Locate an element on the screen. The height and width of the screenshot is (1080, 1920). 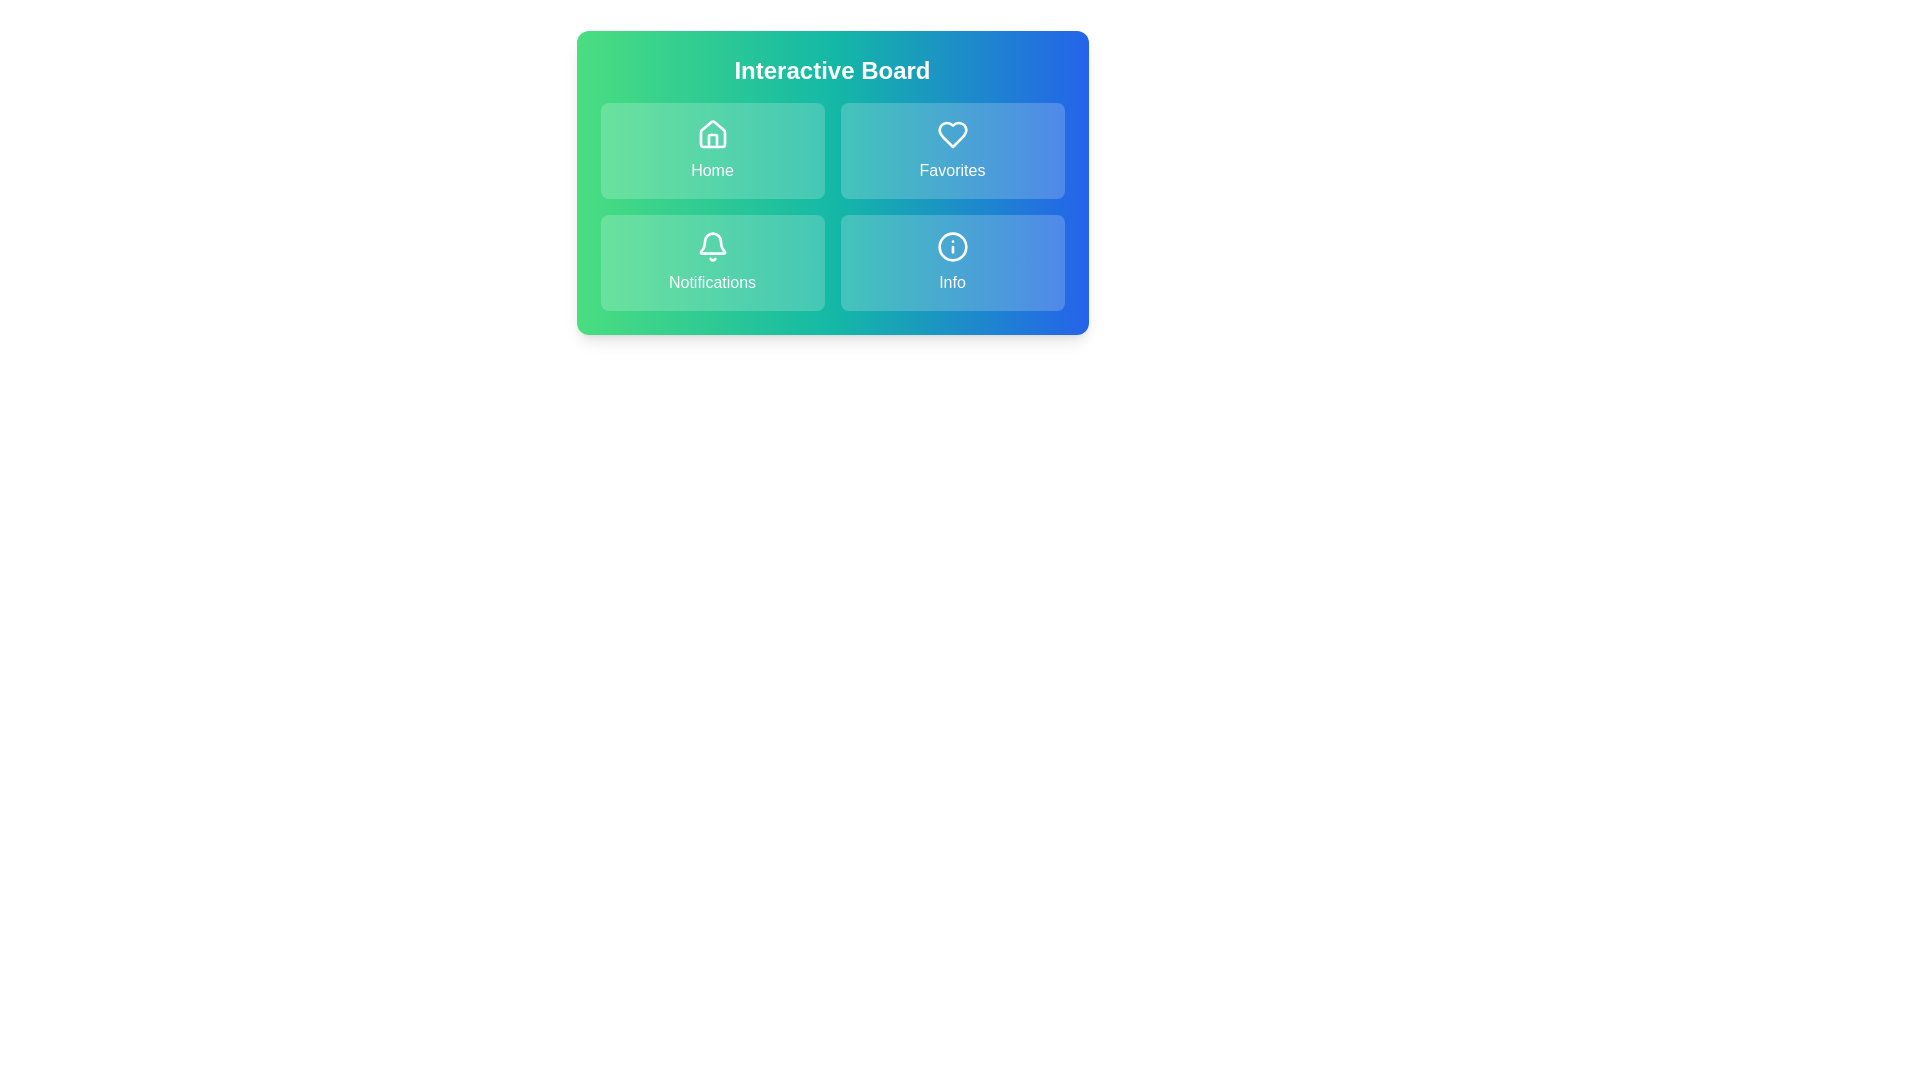
the circular 'Info' icon located centrally above the 'Info' text button on the bottom-right corner of the interface is located at coordinates (951, 245).